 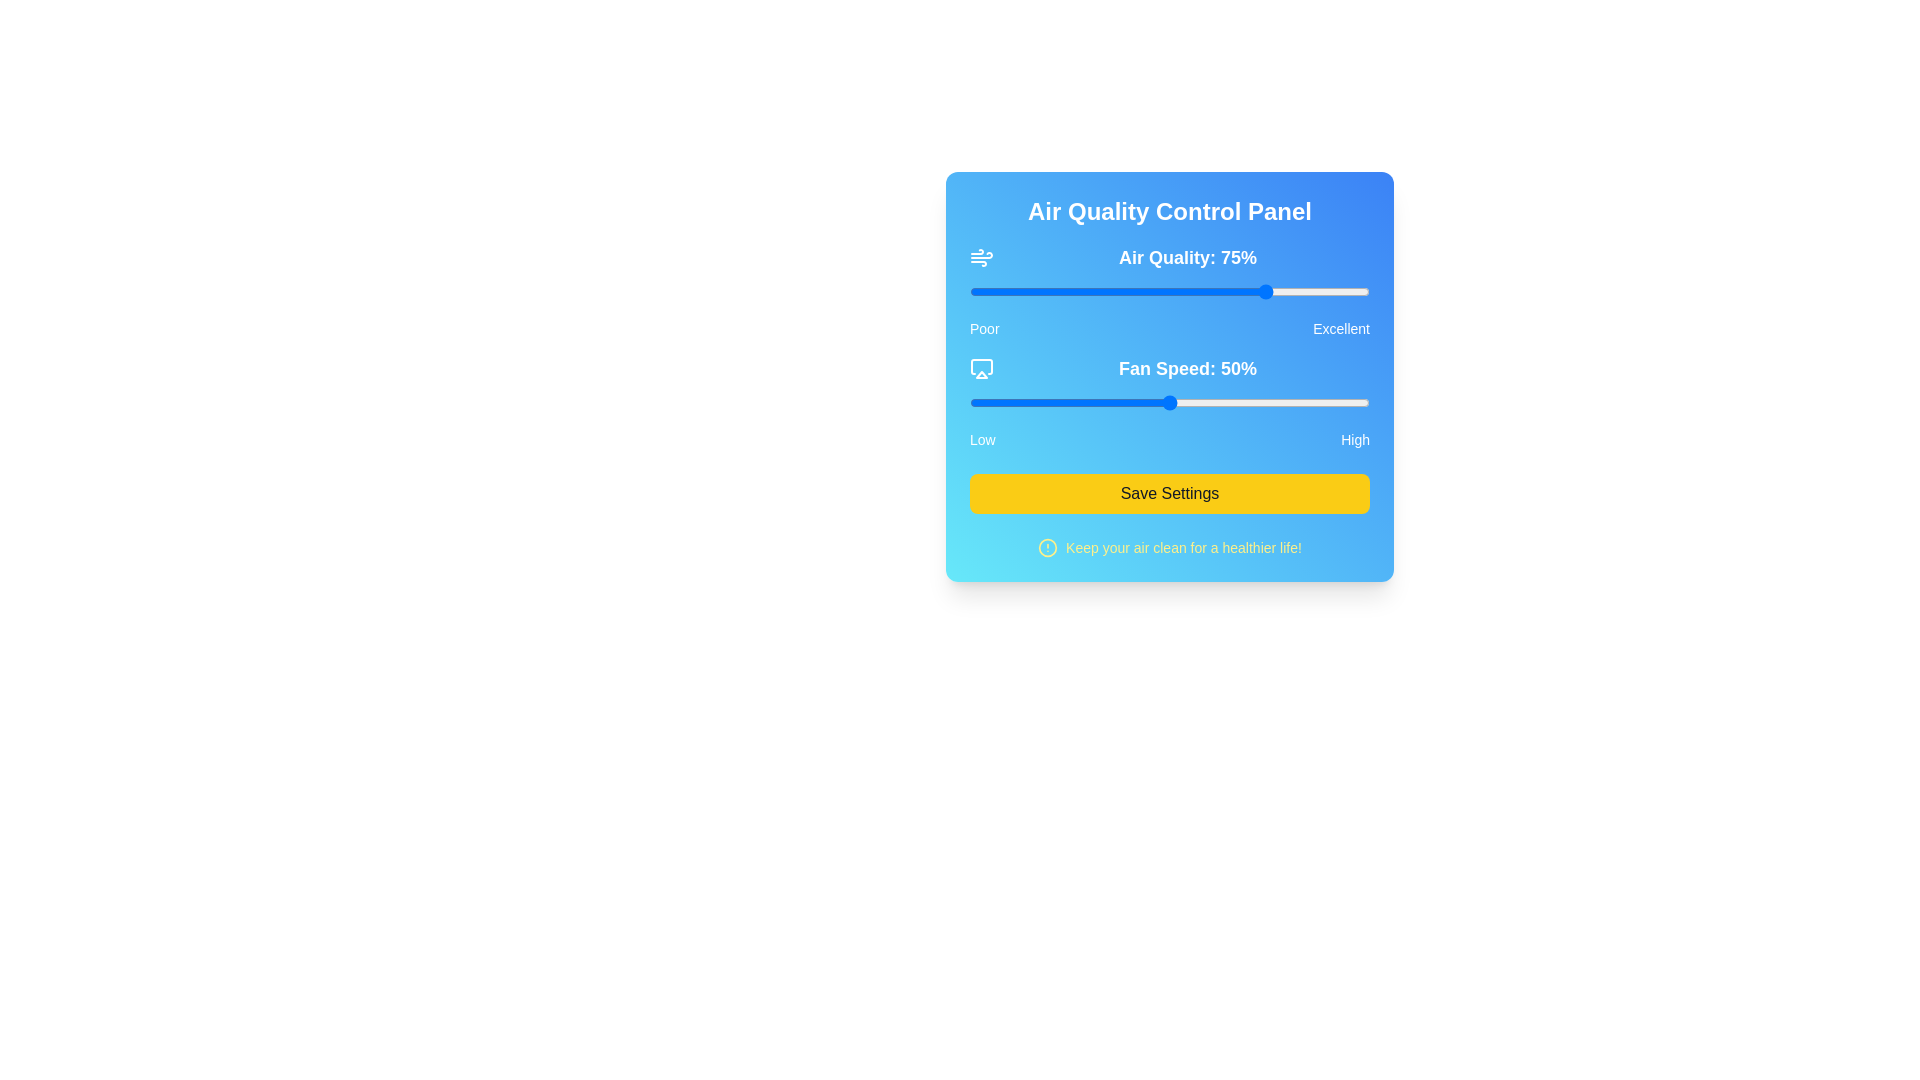 I want to click on air quality, so click(x=1037, y=292).